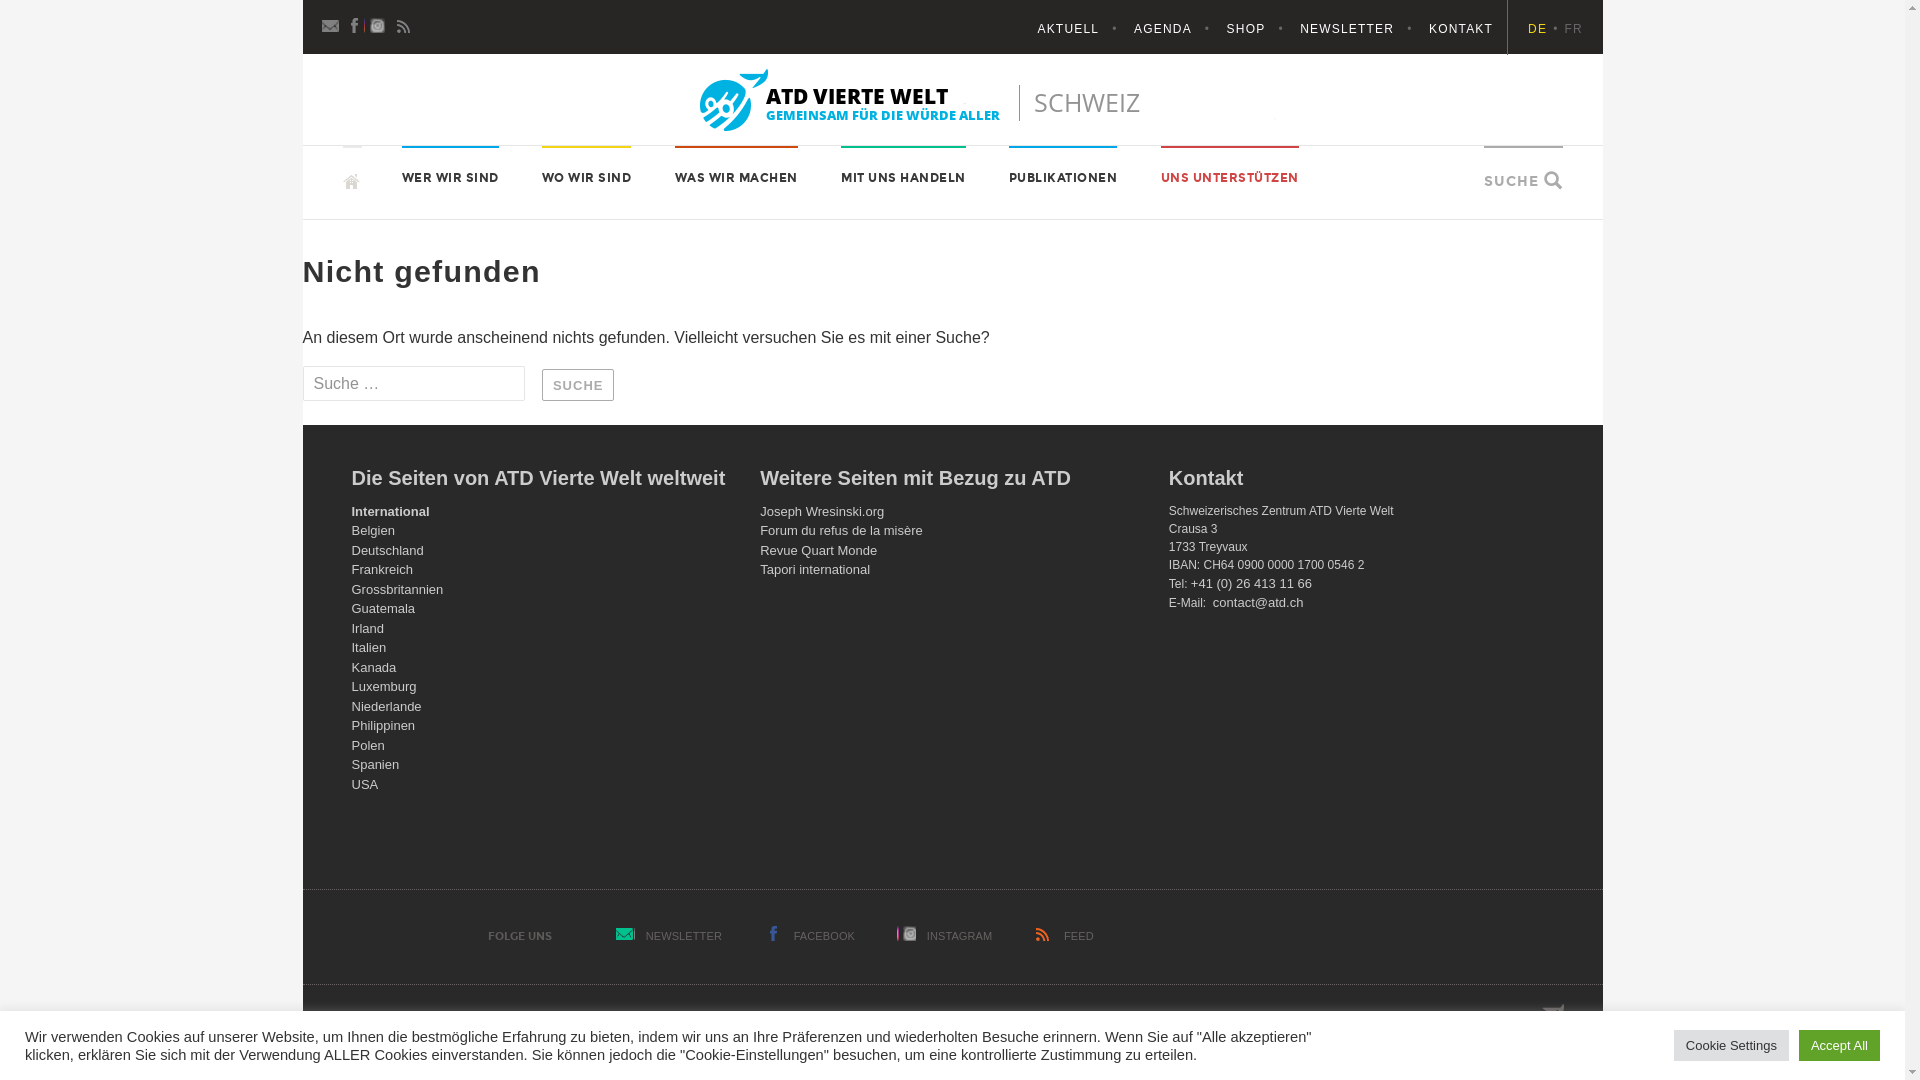 This screenshot has height=1080, width=1920. Describe the element at coordinates (351, 550) in the screenshot. I see `'Deutschland'` at that location.